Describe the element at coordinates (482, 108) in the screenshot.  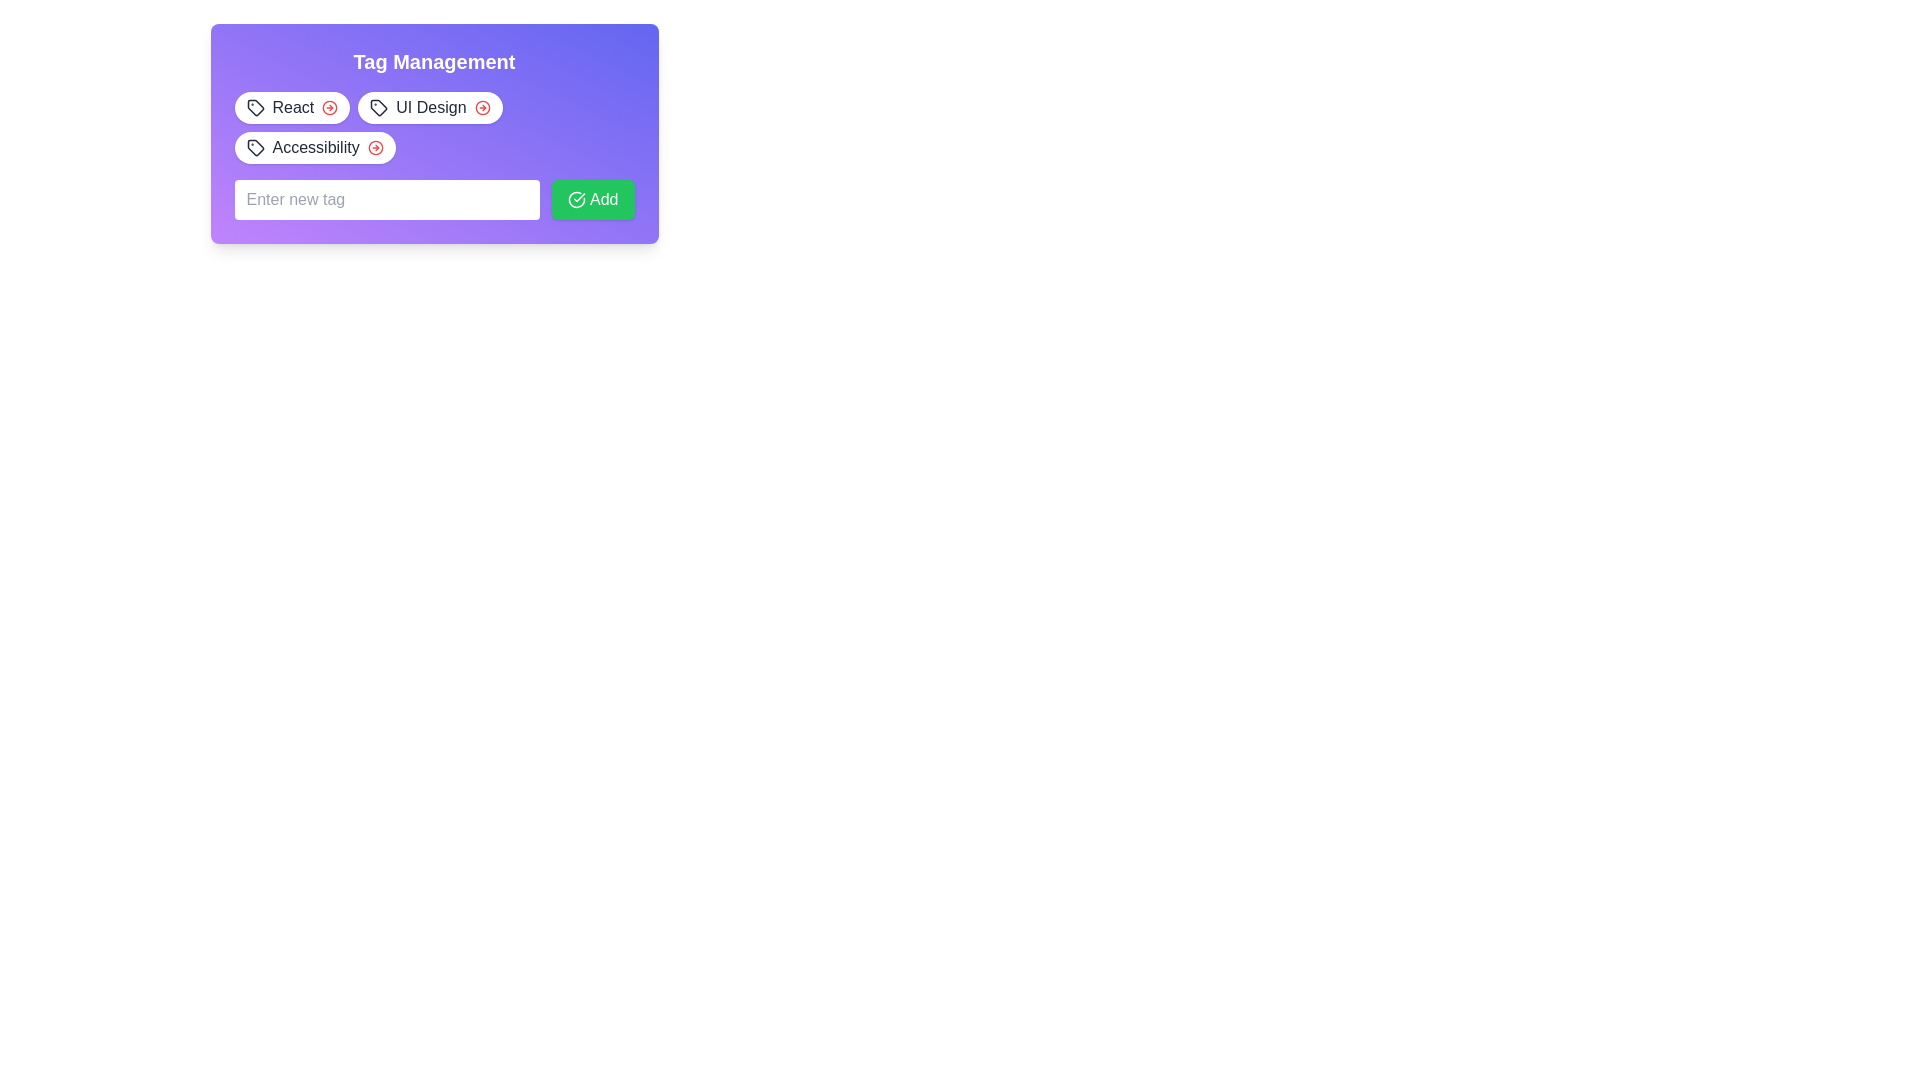
I see `the SVG circle element that serves as the background or outline for an icon, located within an SVG group to the right side of the 'Tag Management' header` at that location.